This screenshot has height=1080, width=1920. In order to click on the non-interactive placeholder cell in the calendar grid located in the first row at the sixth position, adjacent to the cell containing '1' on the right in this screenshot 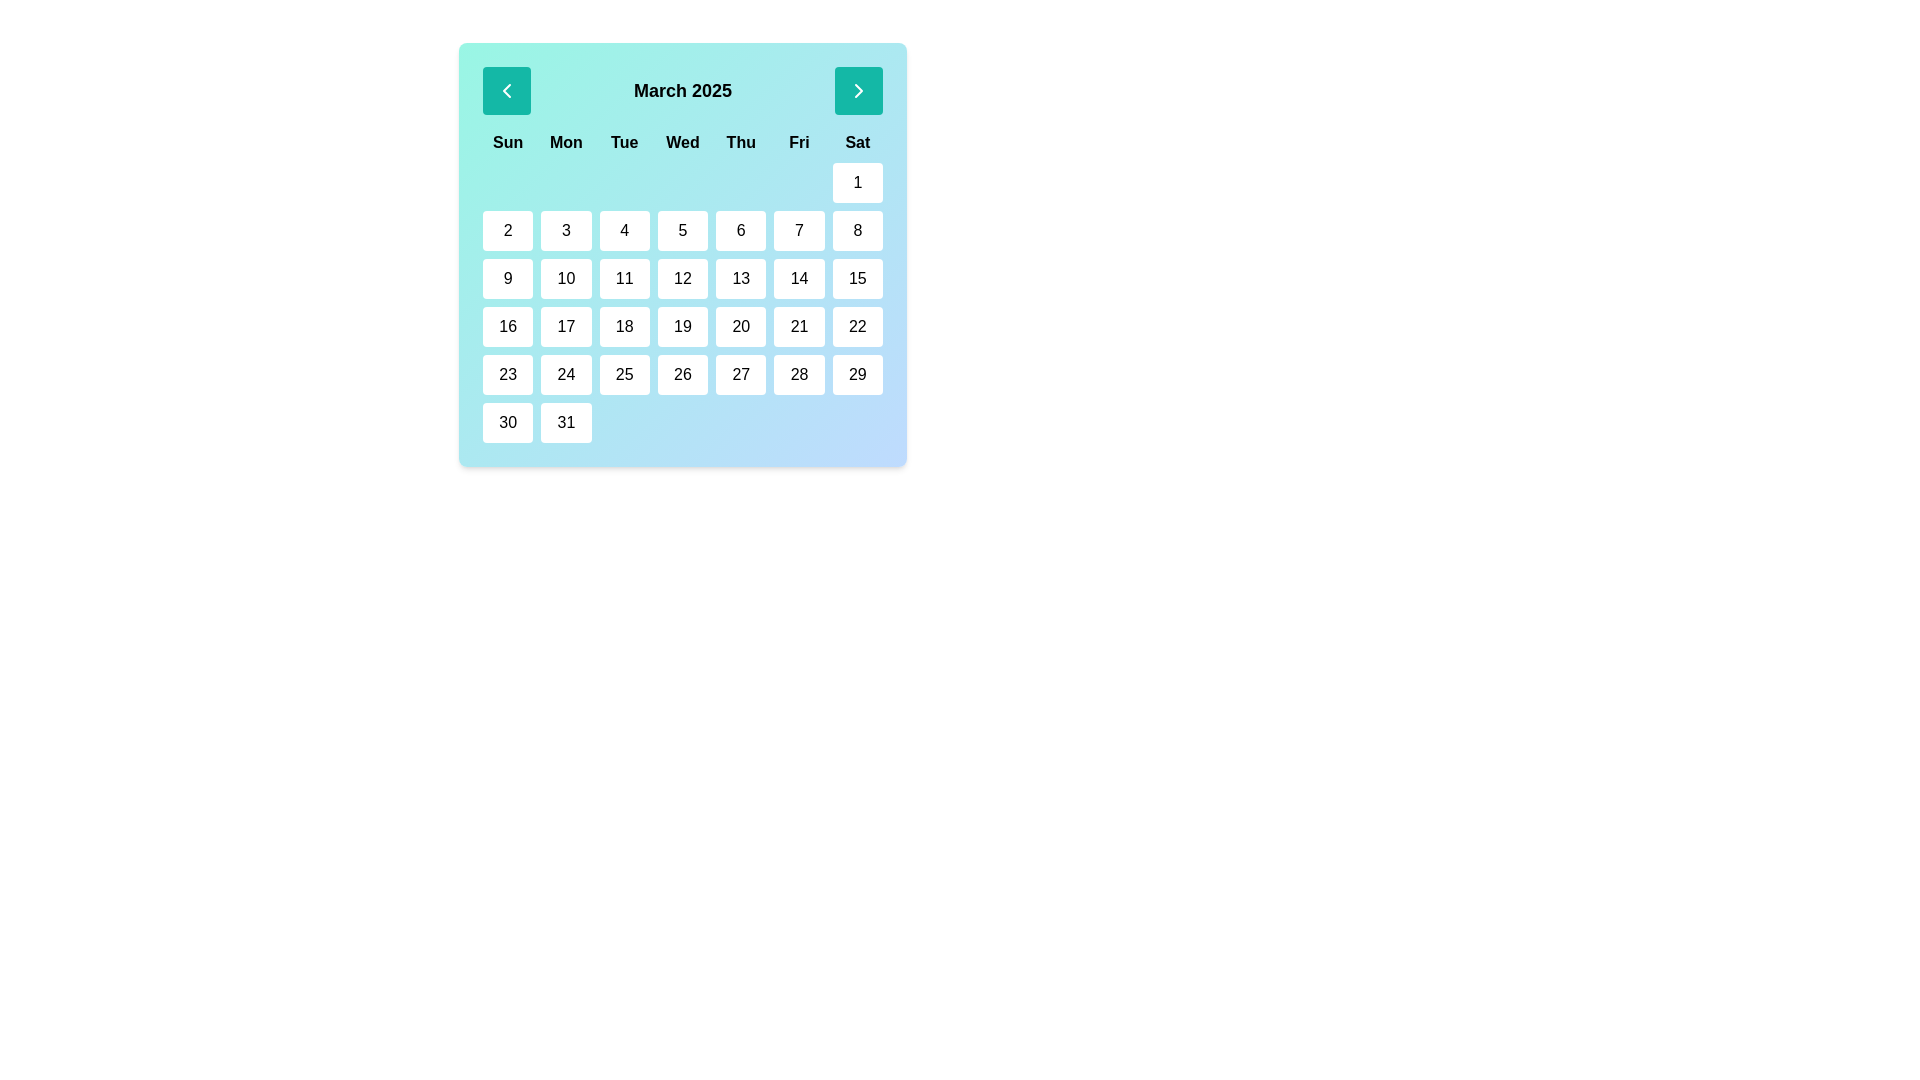, I will do `click(798, 182)`.